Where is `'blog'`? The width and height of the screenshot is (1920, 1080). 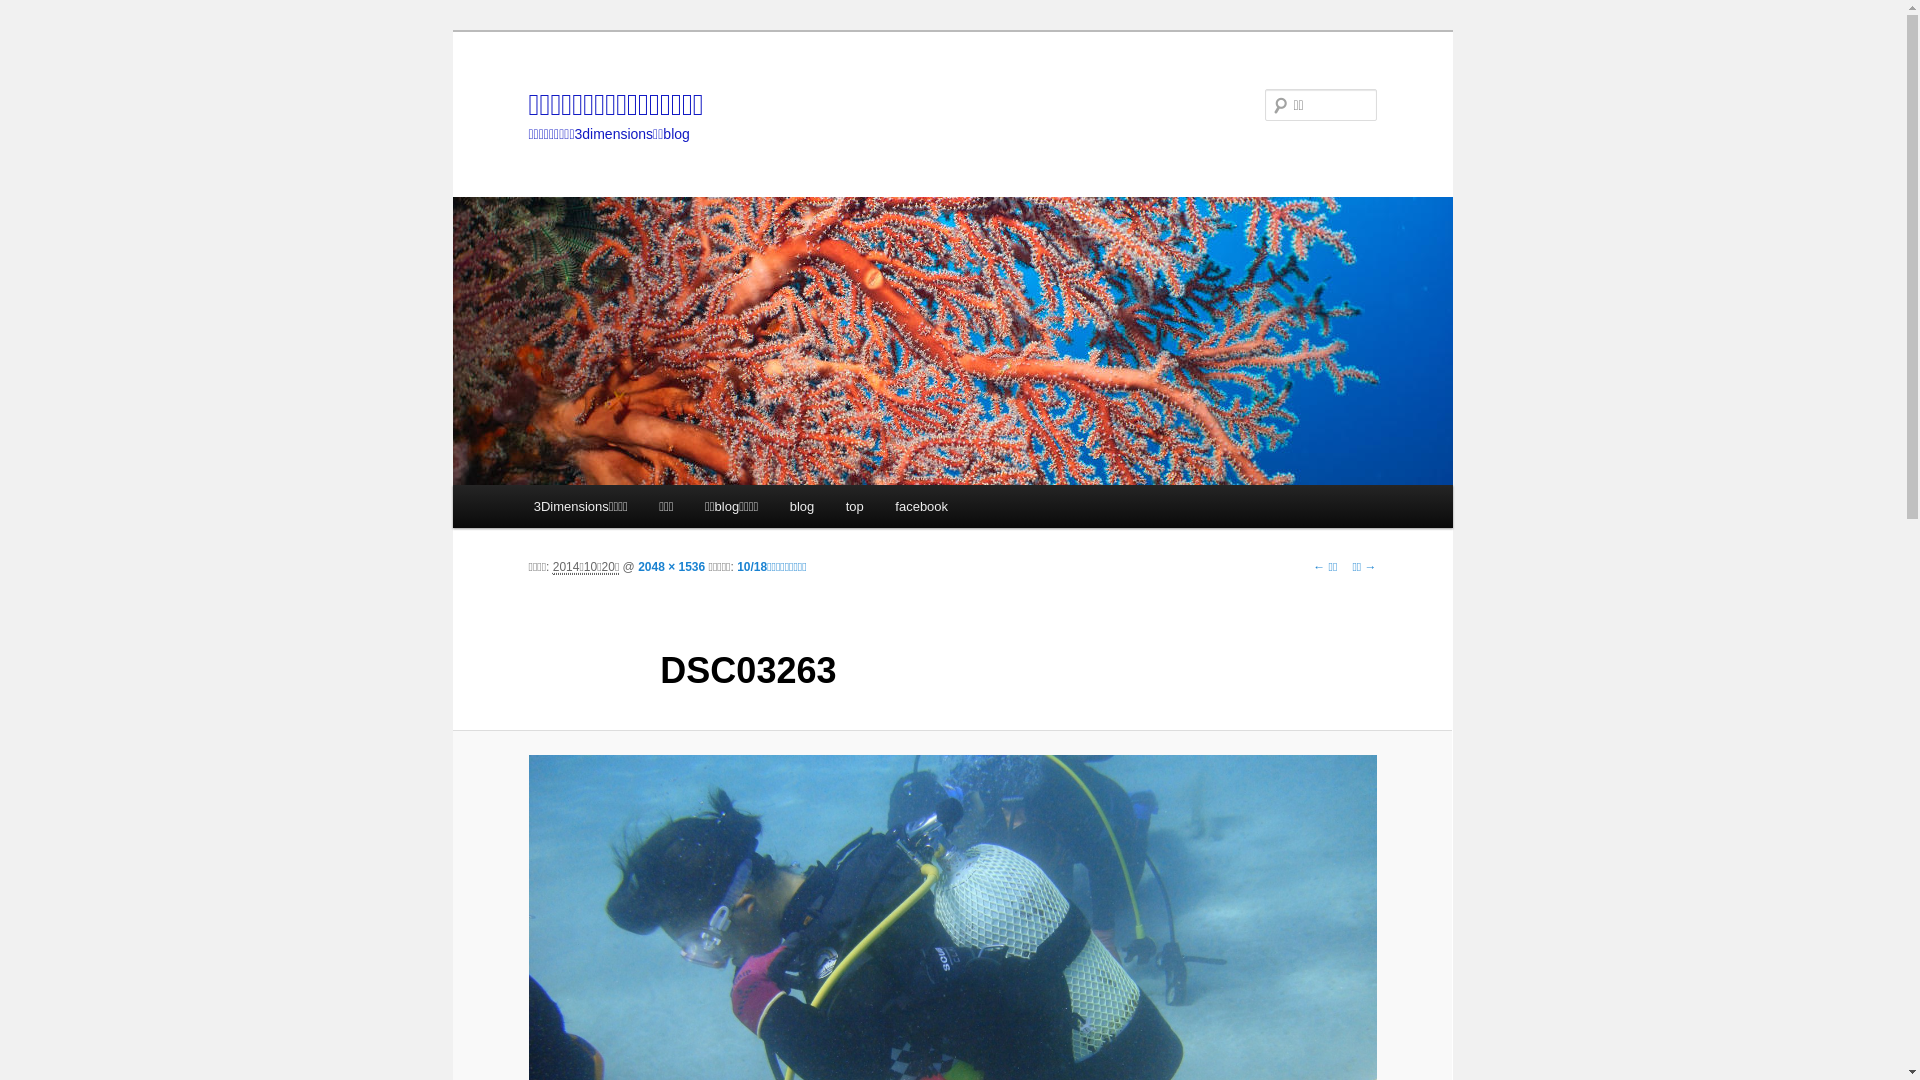 'blog' is located at coordinates (801, 505).